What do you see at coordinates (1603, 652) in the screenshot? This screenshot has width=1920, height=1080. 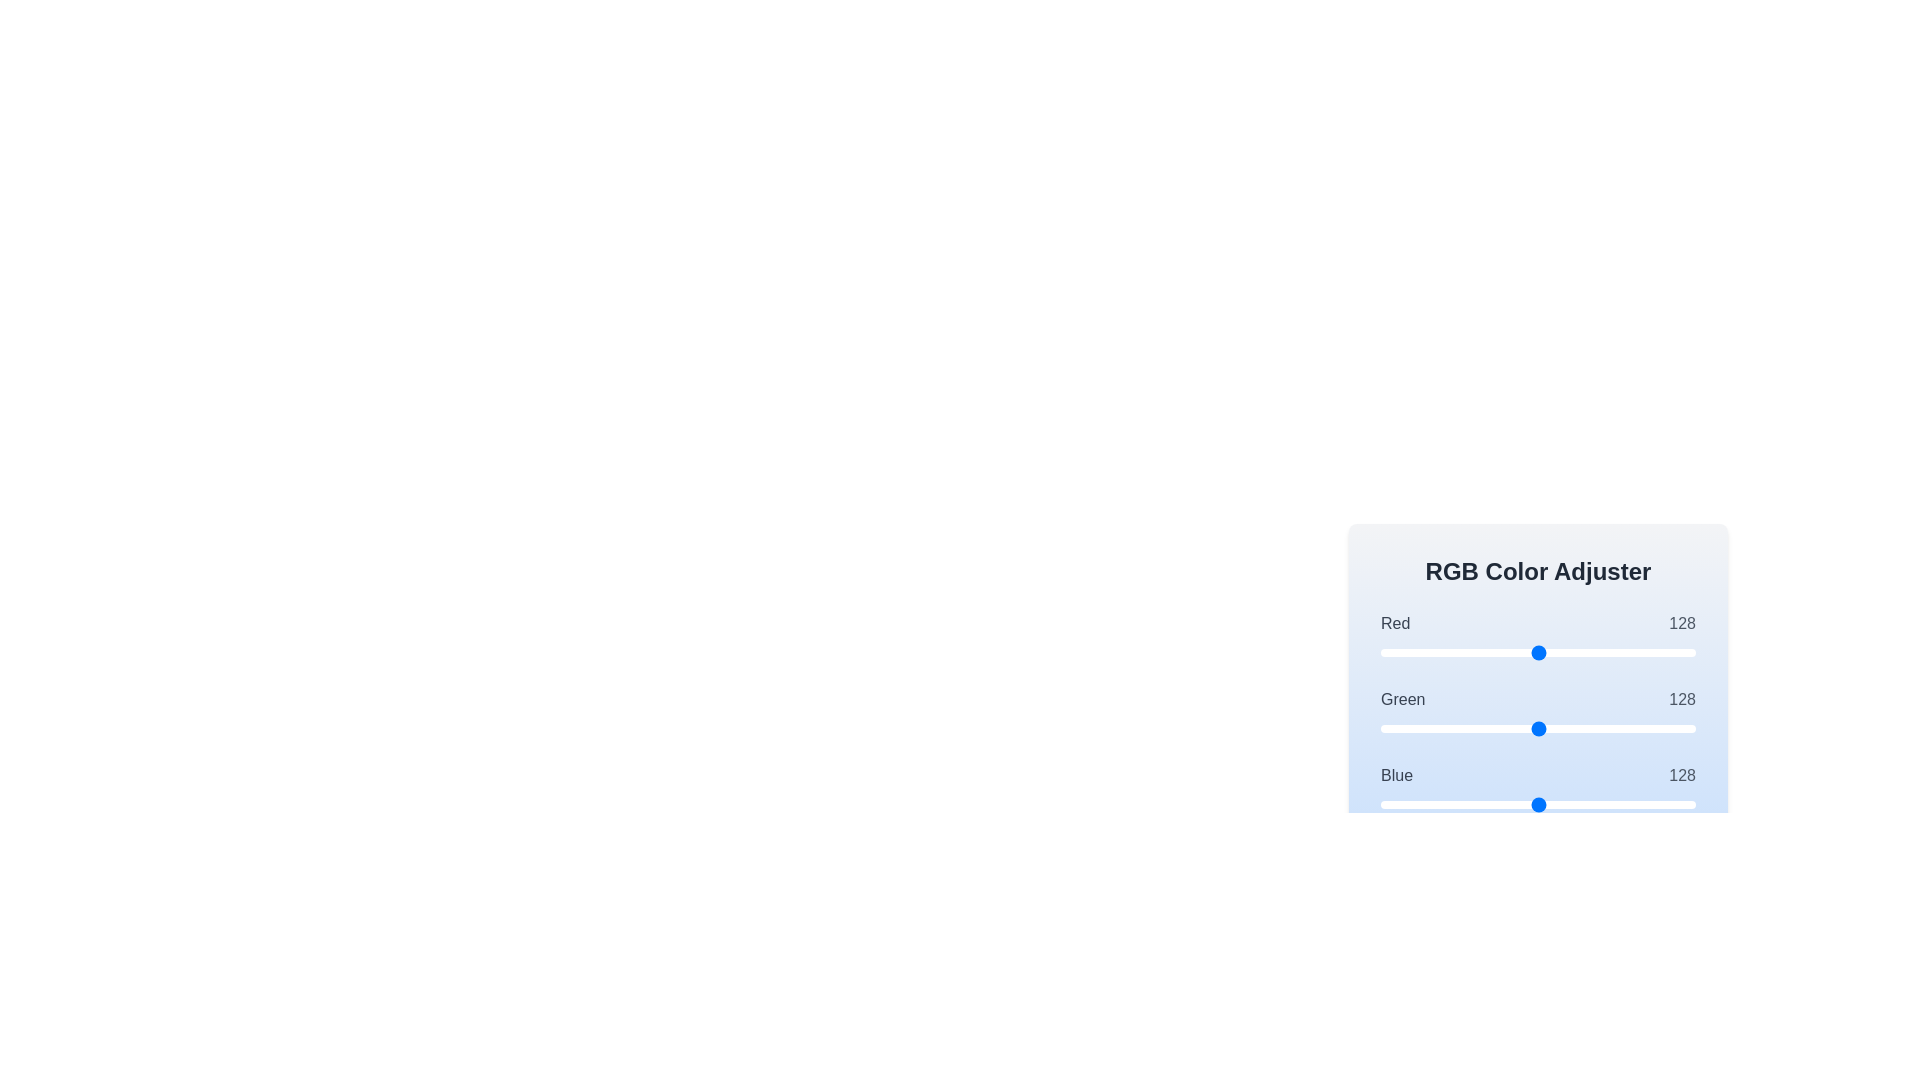 I see `the 0 slider to set its value to 180` at bounding box center [1603, 652].